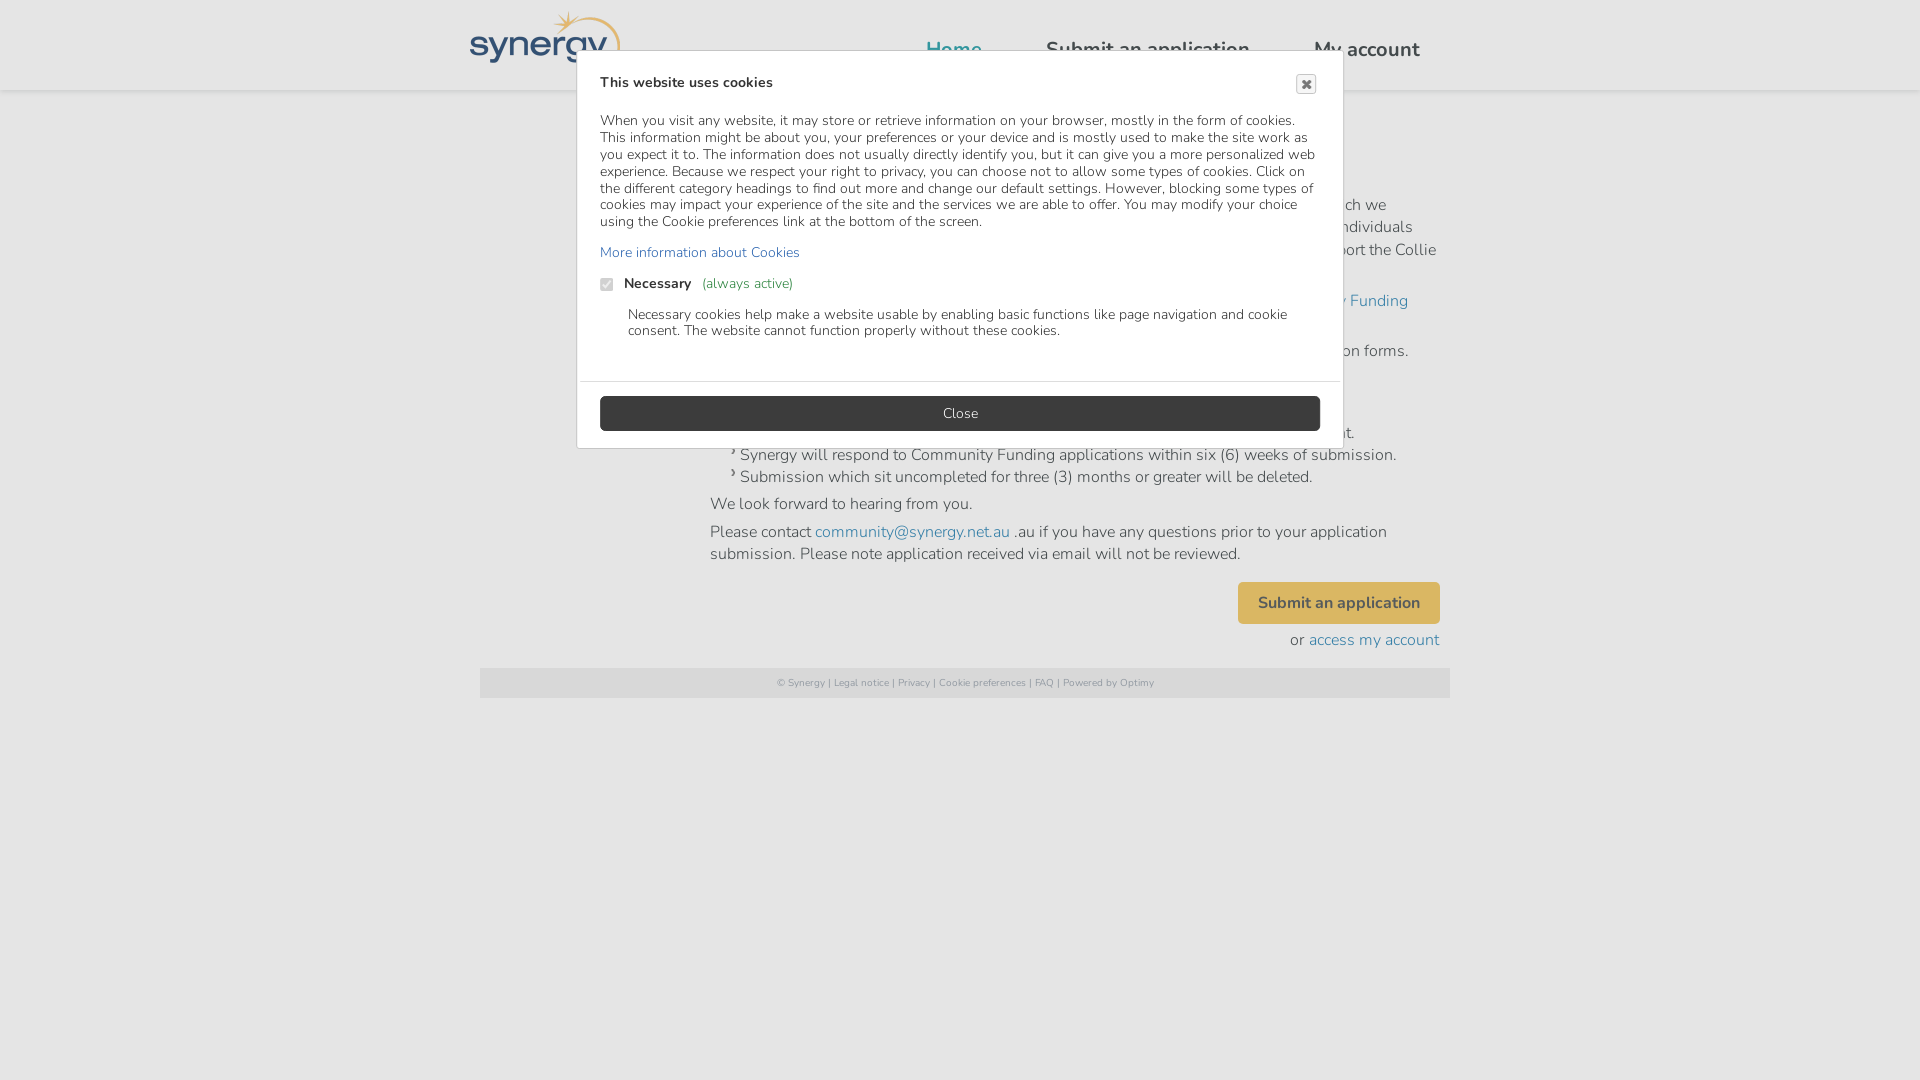  What do you see at coordinates (981, 681) in the screenshot?
I see `'Cookie preferences'` at bounding box center [981, 681].